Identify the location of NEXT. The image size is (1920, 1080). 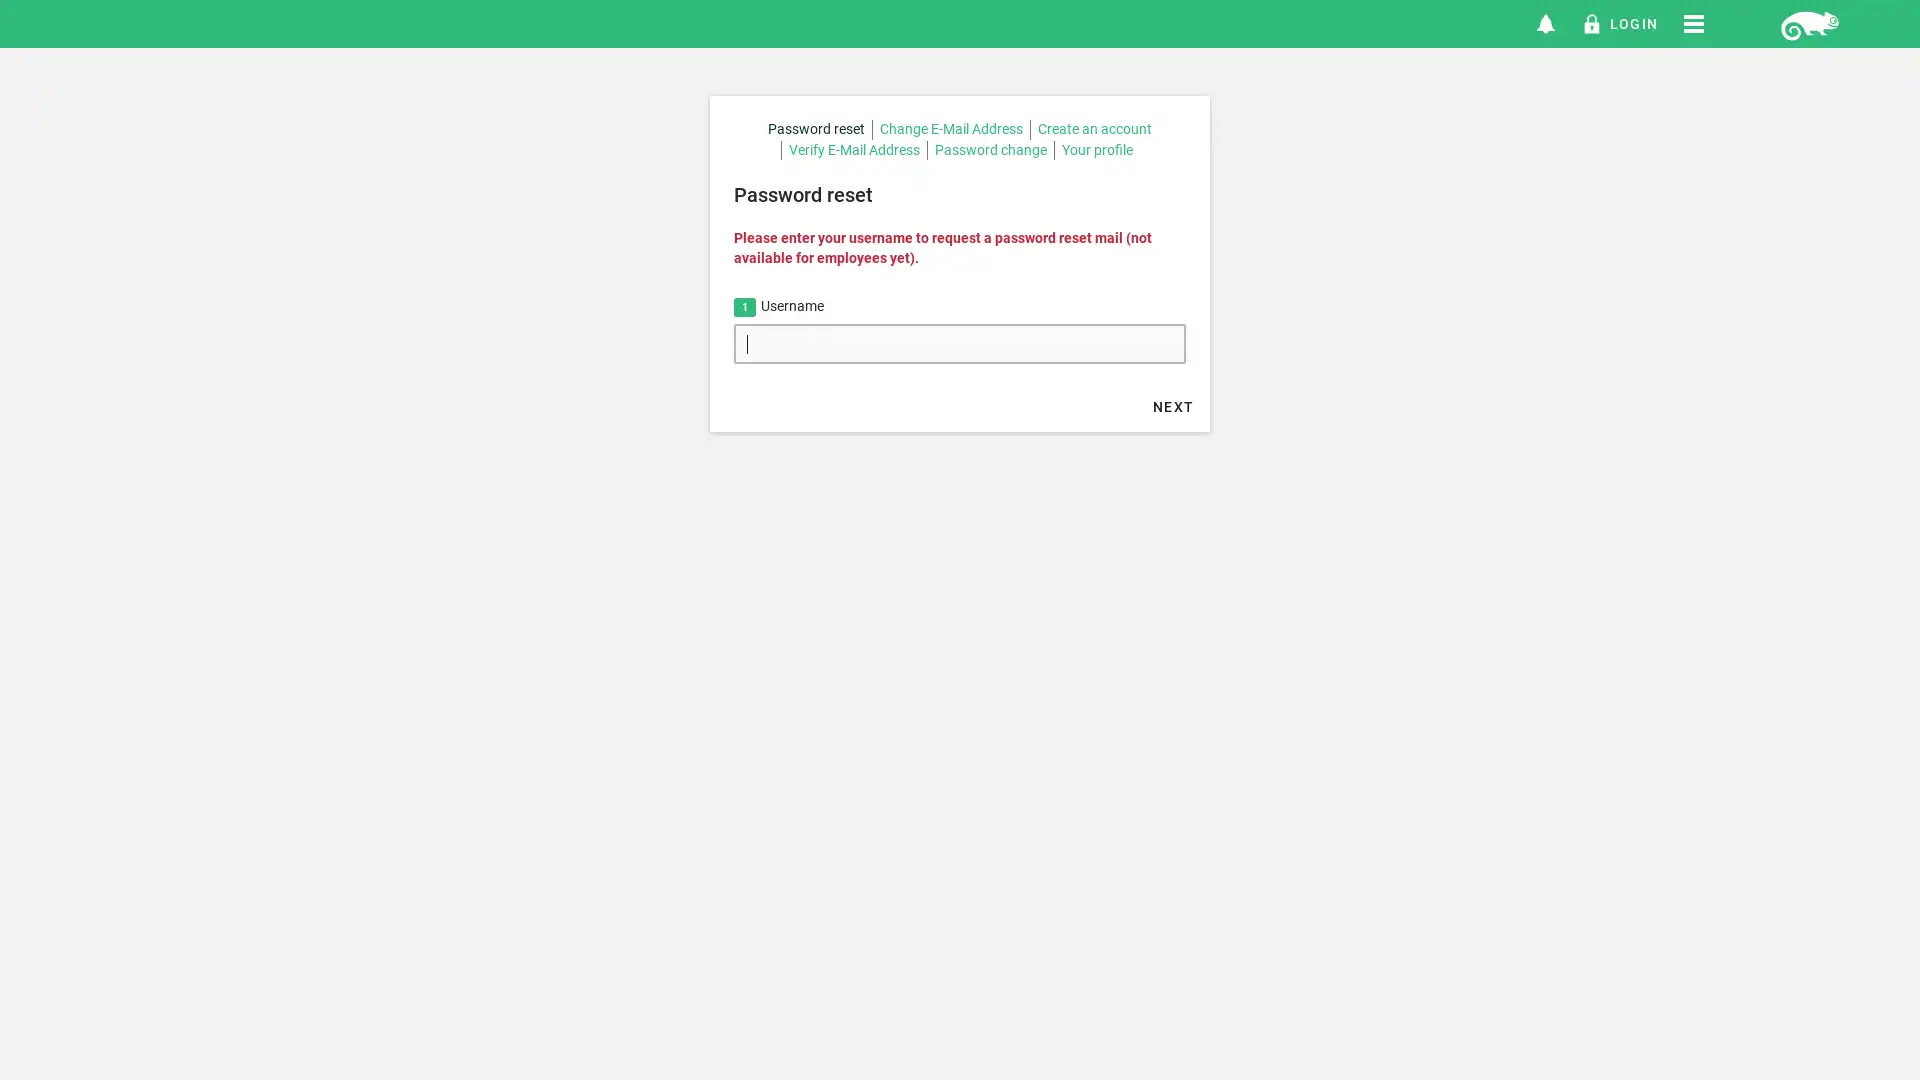
(1173, 405).